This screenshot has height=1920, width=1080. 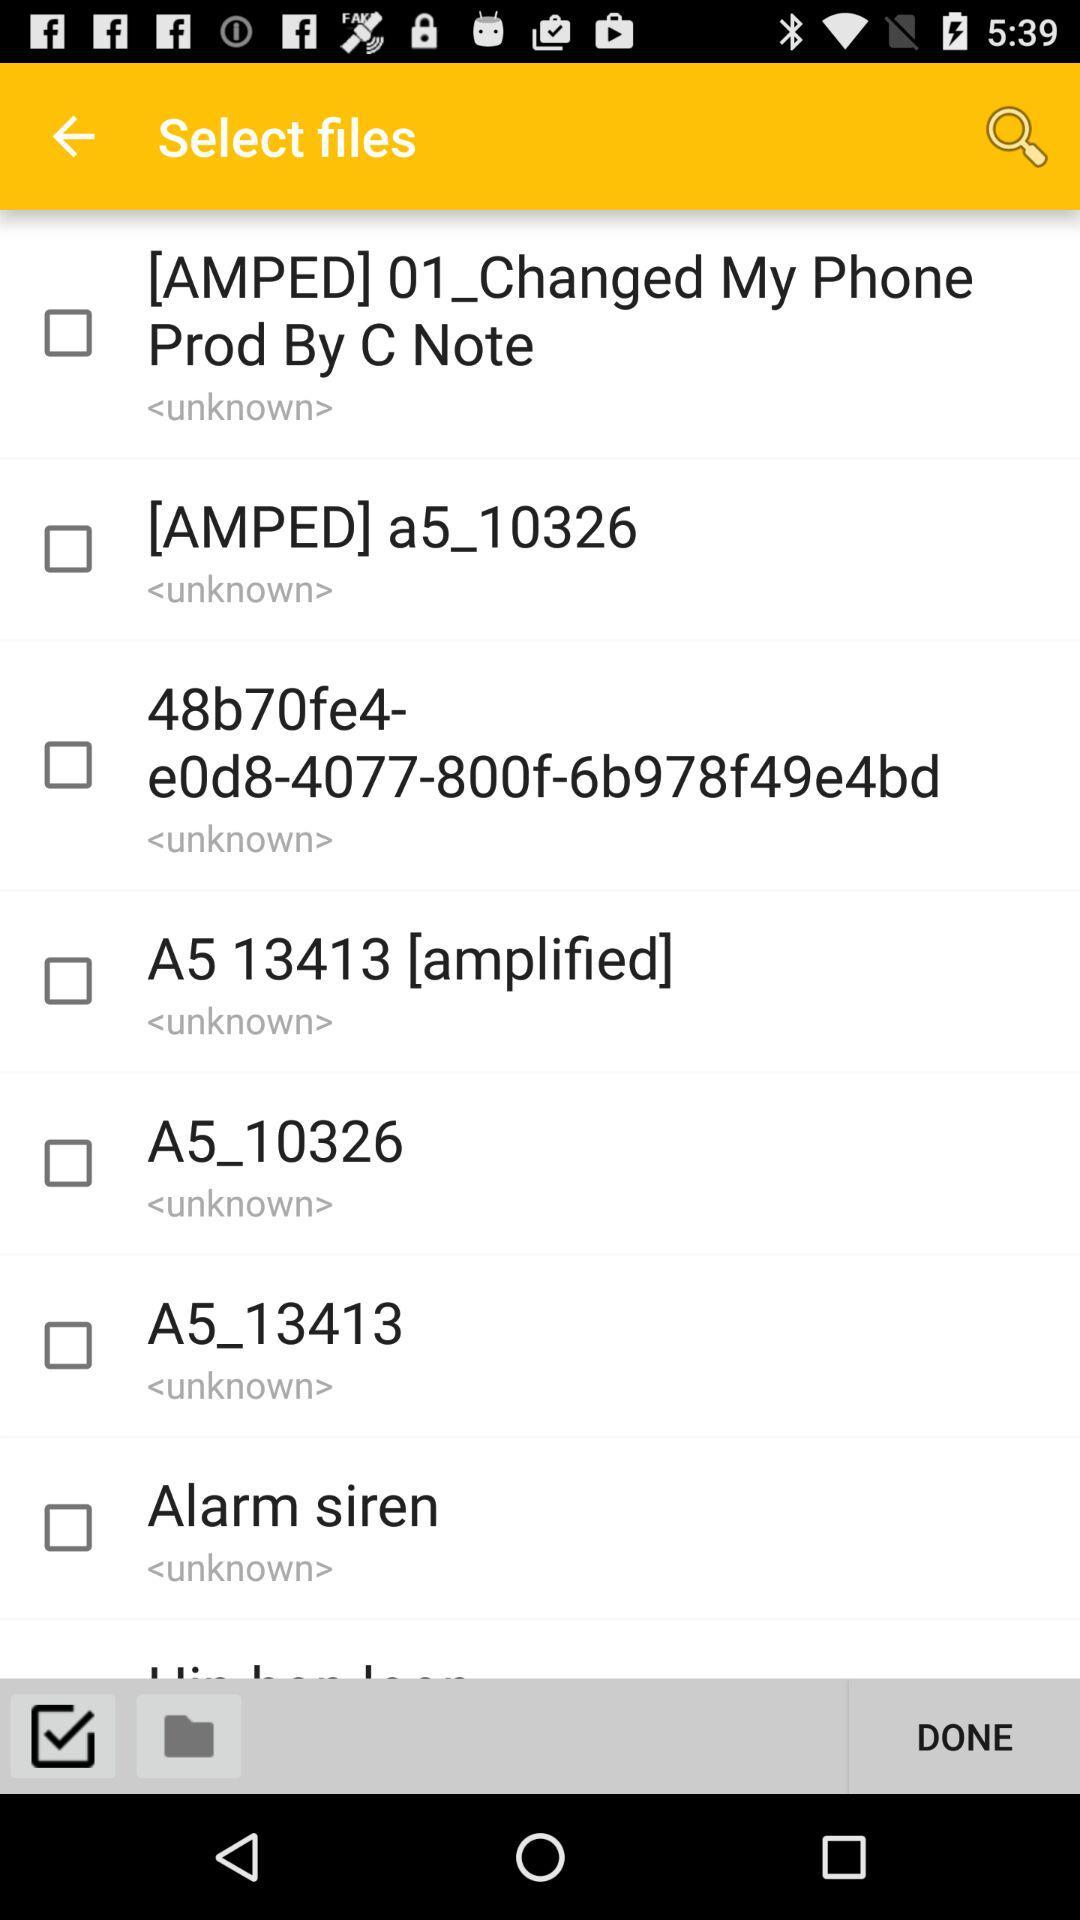 What do you see at coordinates (189, 1735) in the screenshot?
I see `displays folders` at bounding box center [189, 1735].